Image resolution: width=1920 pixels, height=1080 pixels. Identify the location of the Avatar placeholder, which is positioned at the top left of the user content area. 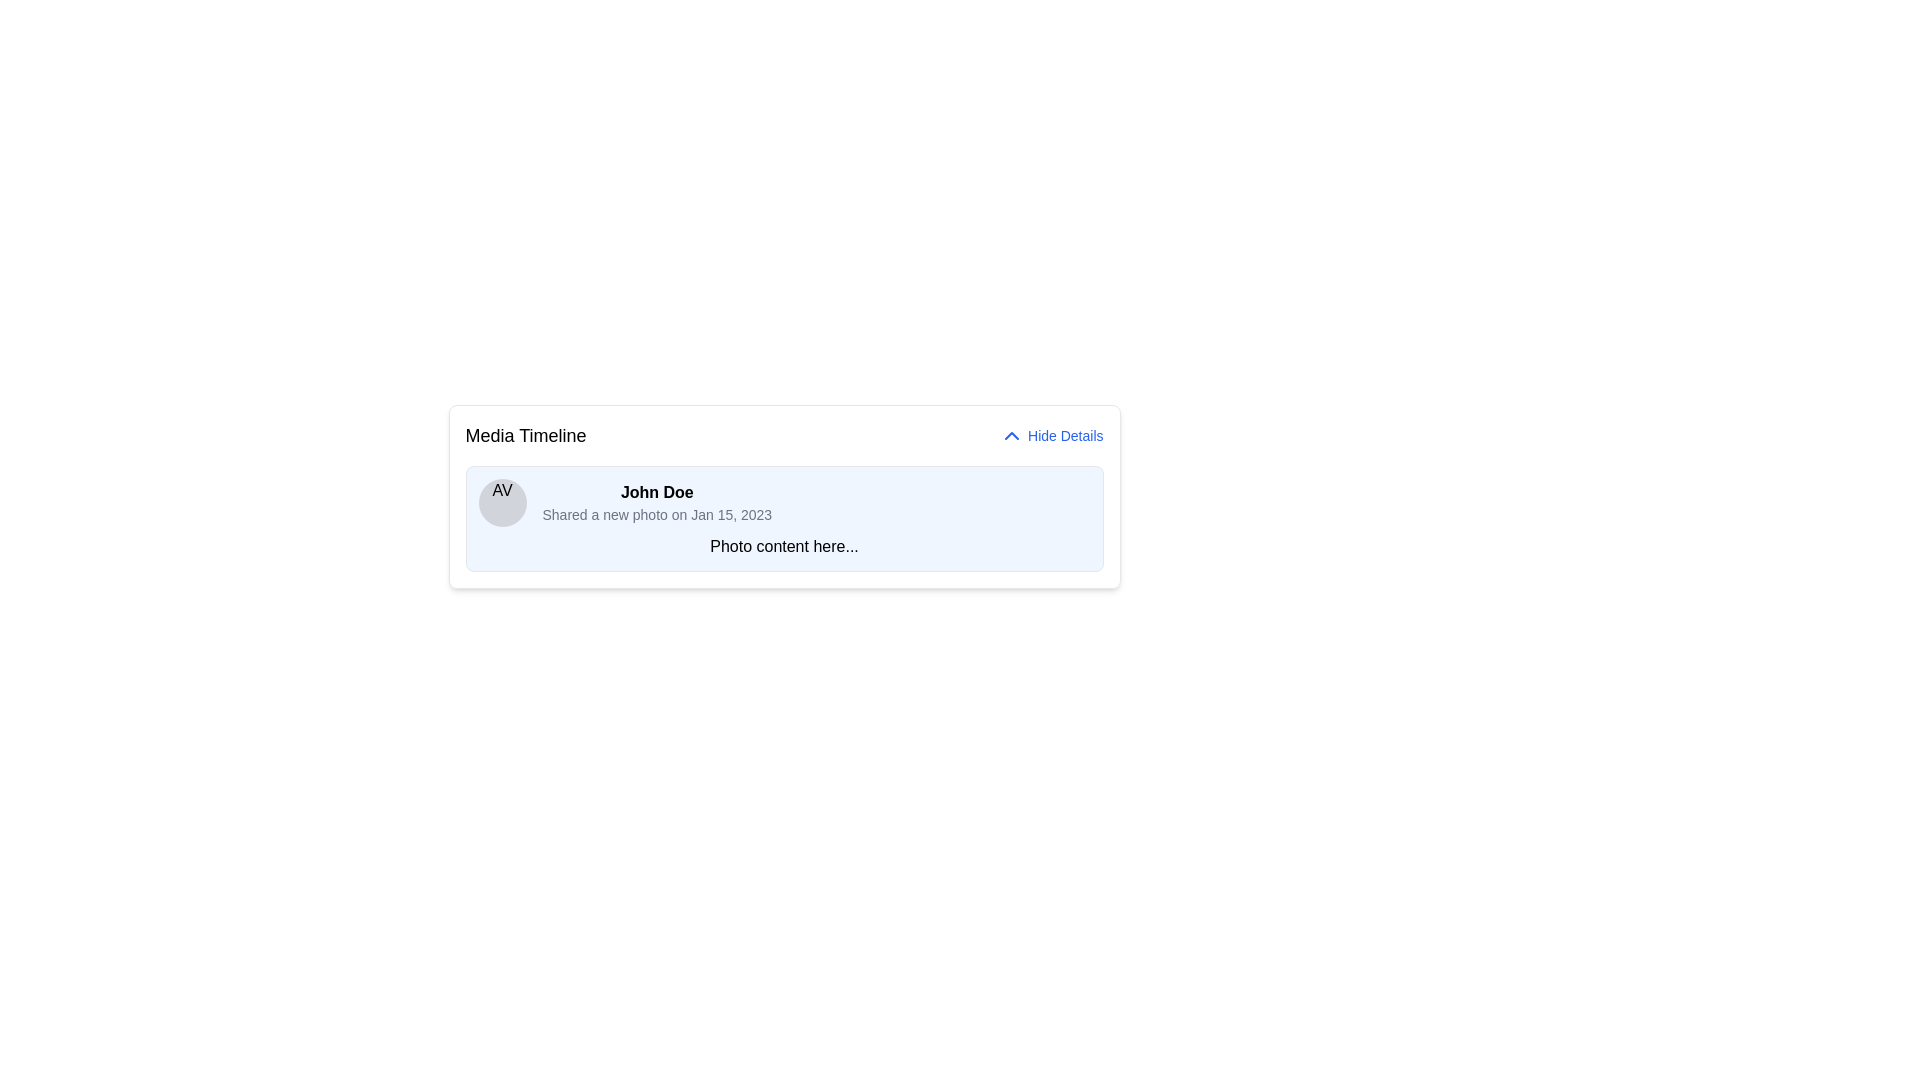
(502, 501).